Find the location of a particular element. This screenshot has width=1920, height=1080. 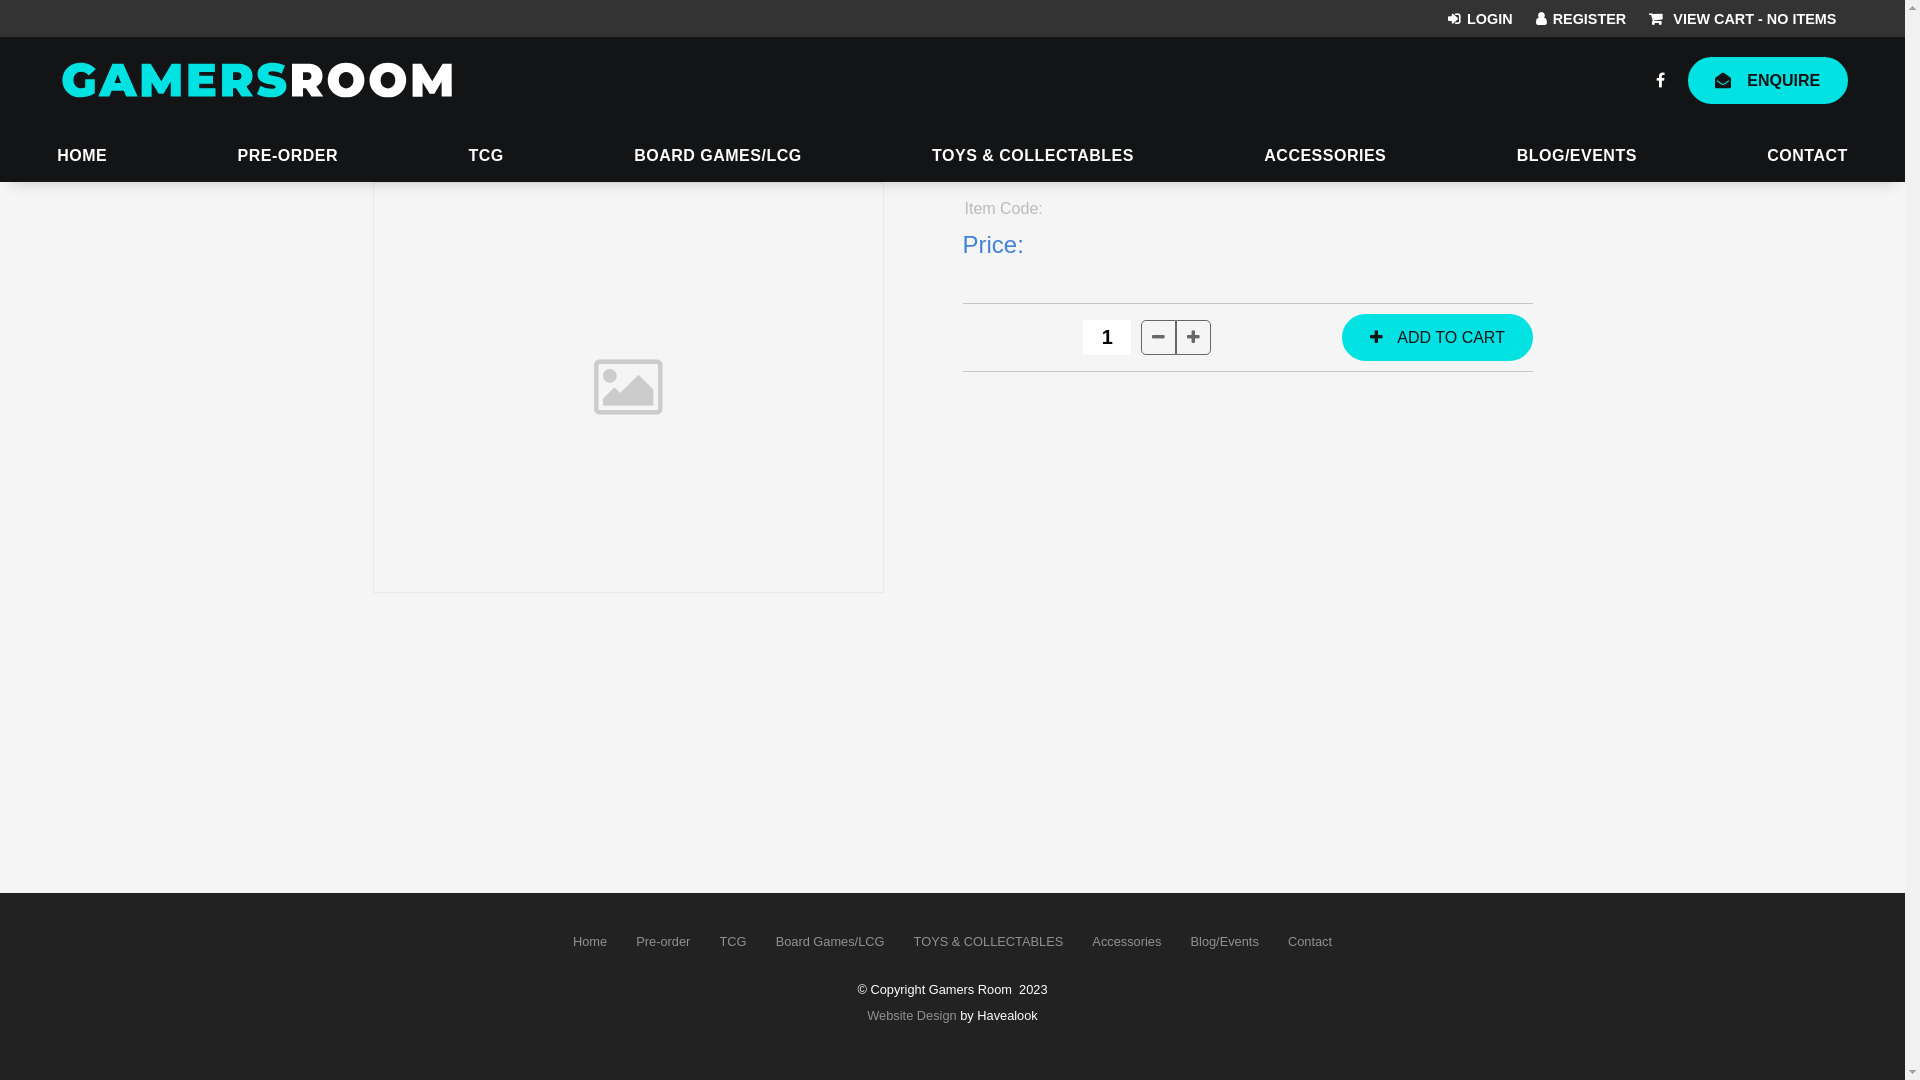

'Blog/Events' is located at coordinates (1177, 941).